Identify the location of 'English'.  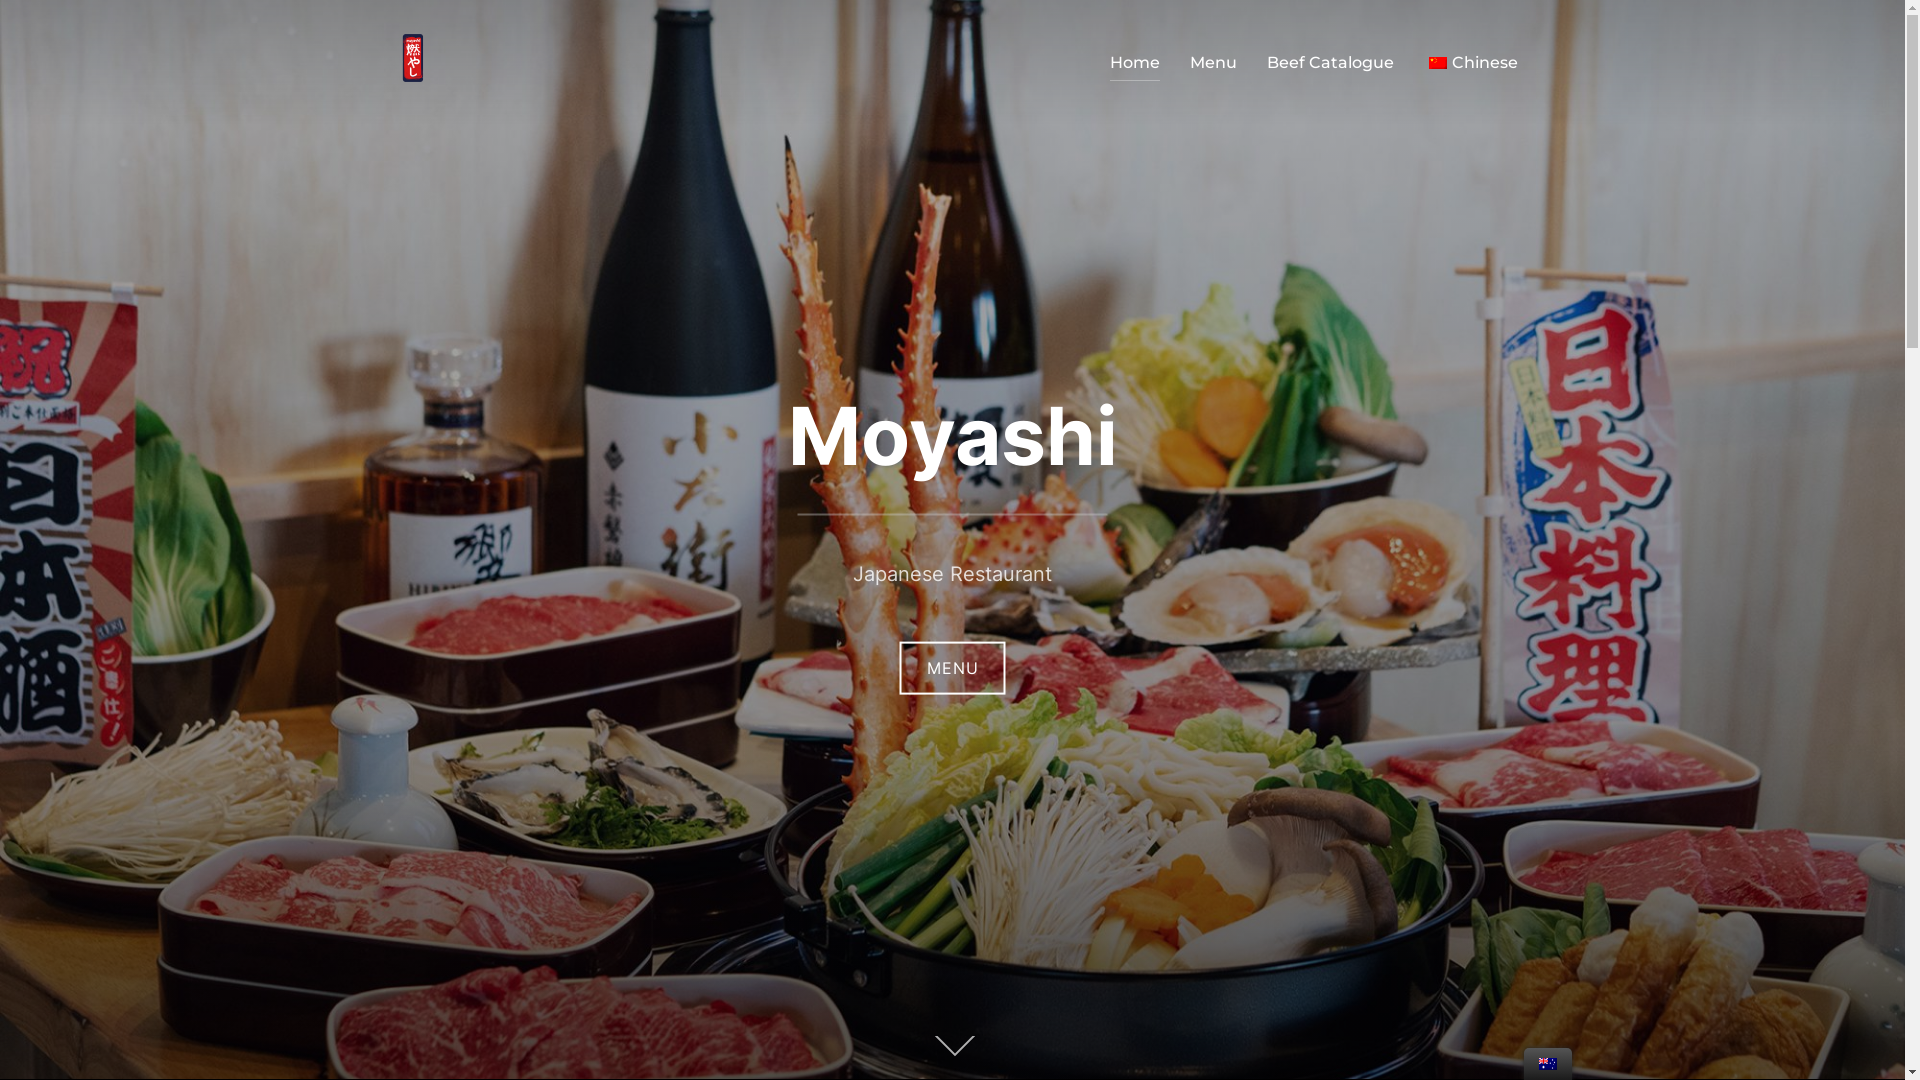
(1546, 1063).